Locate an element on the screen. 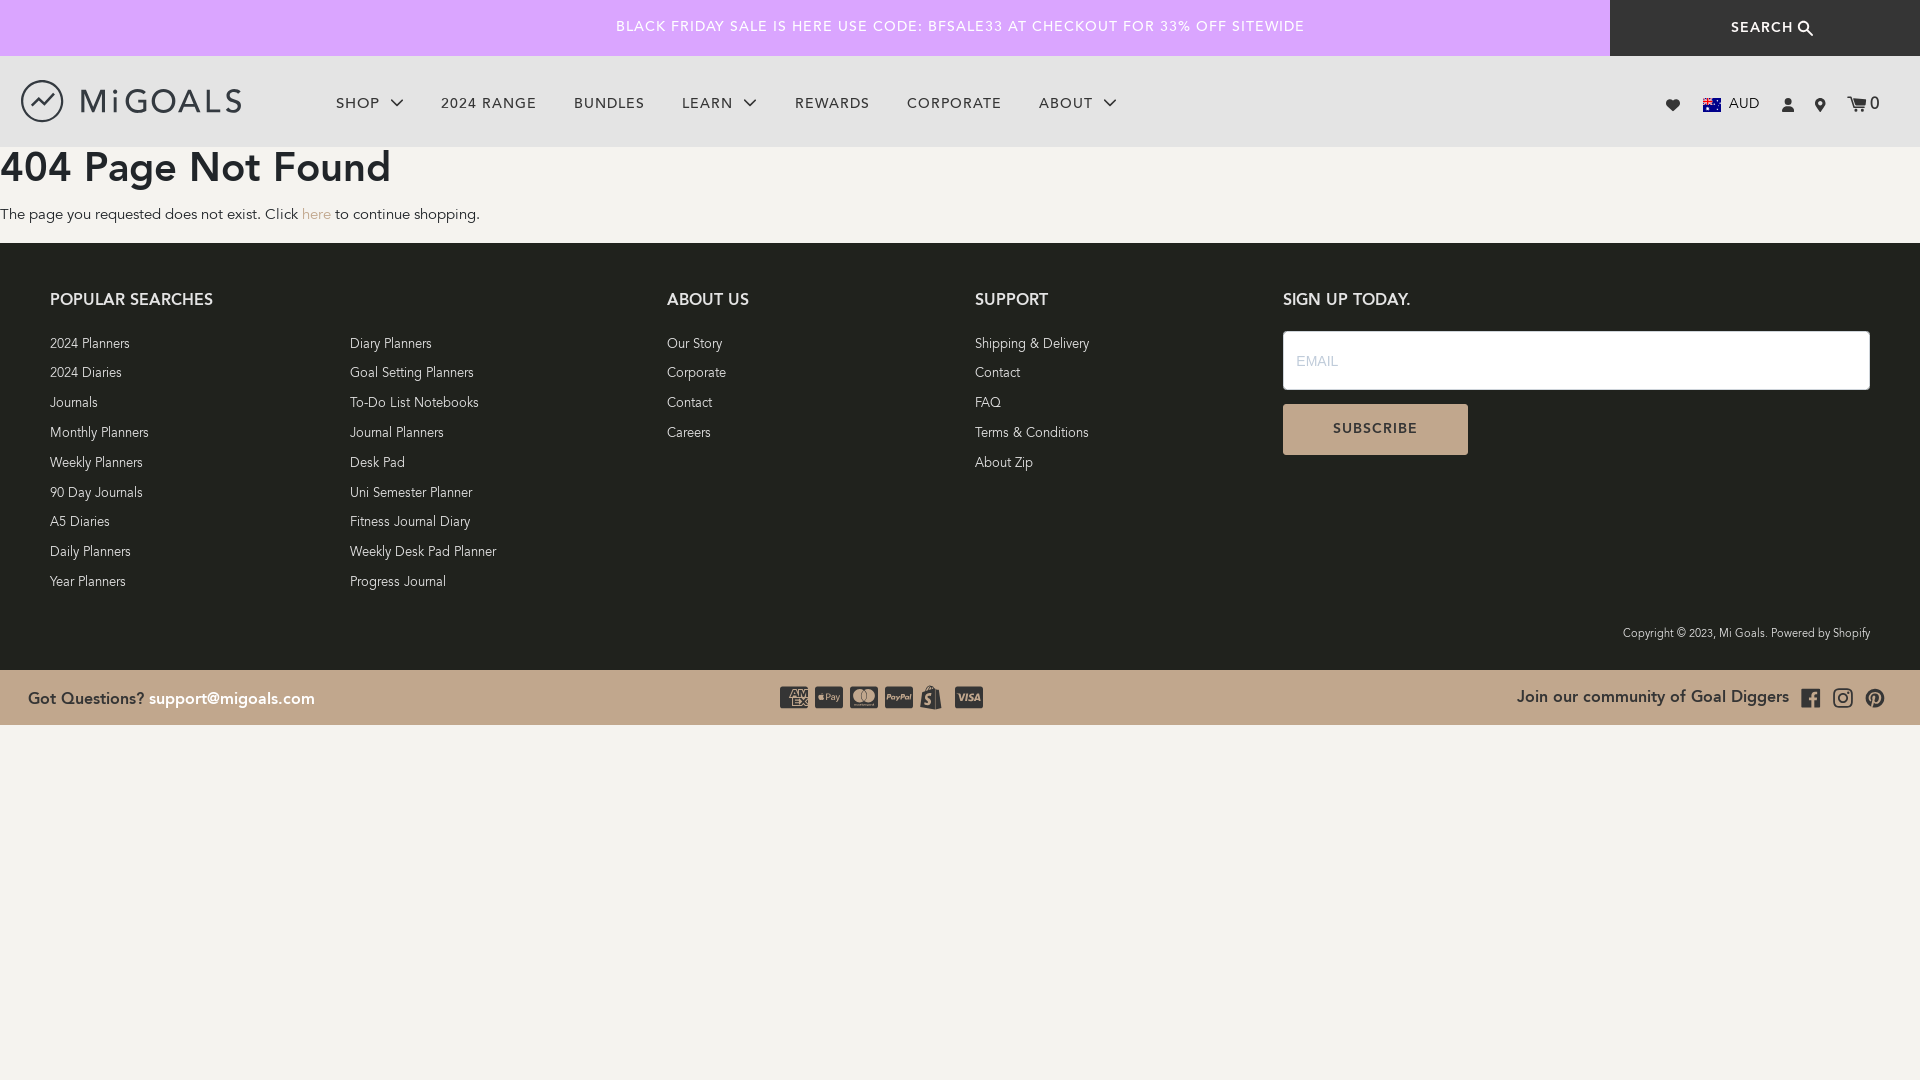 This screenshot has width=1920, height=1080. 'LEARN' is located at coordinates (719, 104).